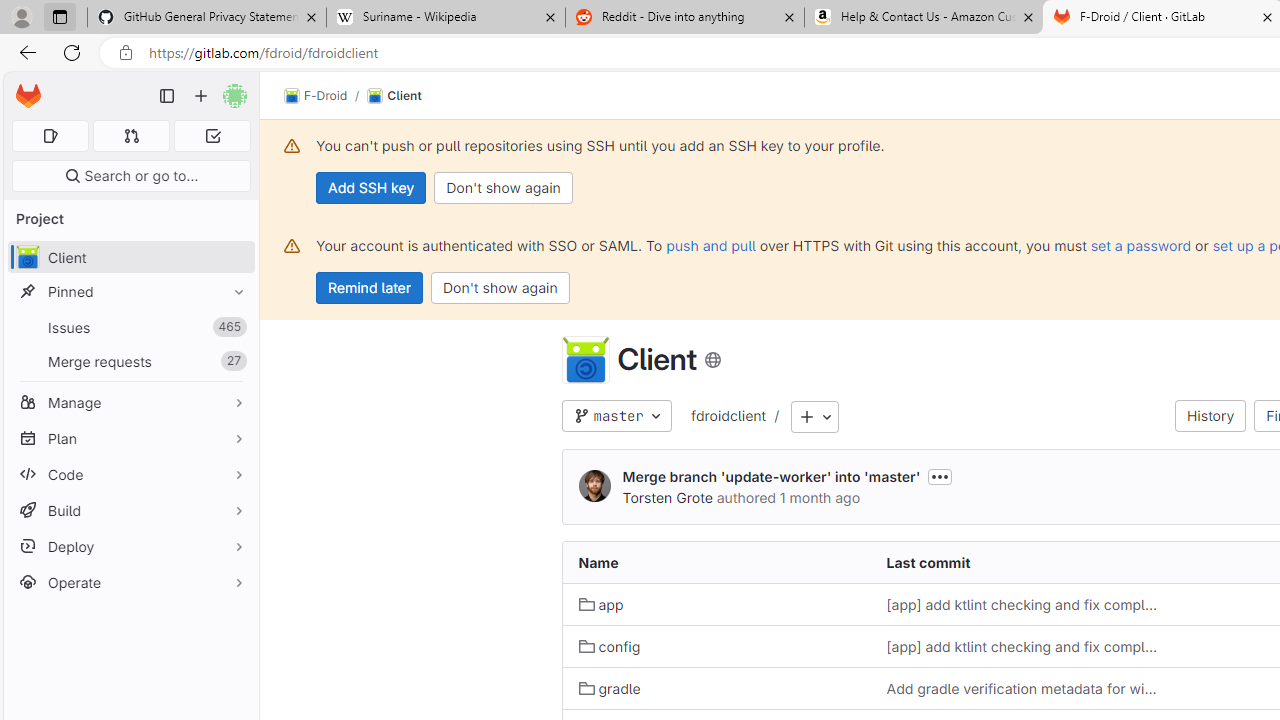 The image size is (1280, 720). What do you see at coordinates (130, 361) in the screenshot?
I see `'Merge requests27'` at bounding box center [130, 361].